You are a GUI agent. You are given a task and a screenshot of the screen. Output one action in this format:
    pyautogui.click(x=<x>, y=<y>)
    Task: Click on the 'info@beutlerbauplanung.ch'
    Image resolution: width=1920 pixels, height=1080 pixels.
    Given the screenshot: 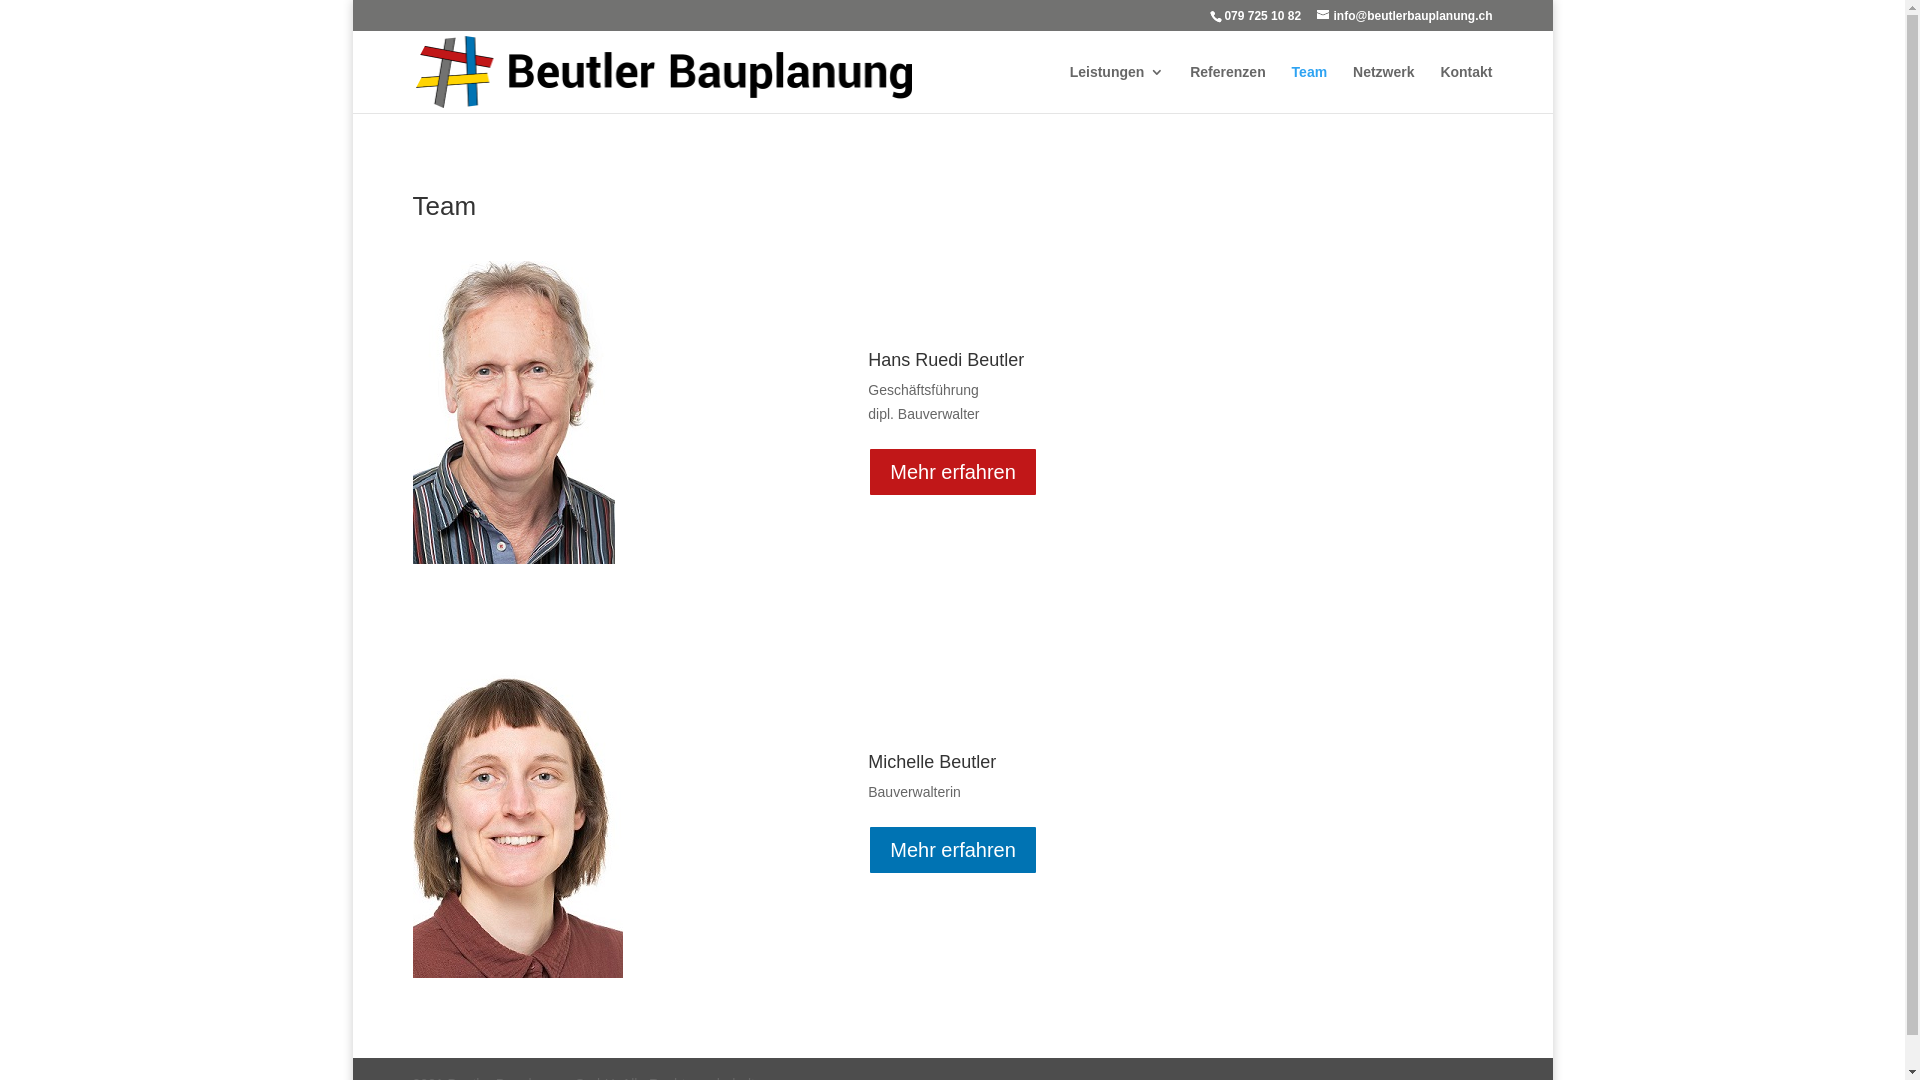 What is the action you would take?
    pyautogui.click(x=1403, y=15)
    